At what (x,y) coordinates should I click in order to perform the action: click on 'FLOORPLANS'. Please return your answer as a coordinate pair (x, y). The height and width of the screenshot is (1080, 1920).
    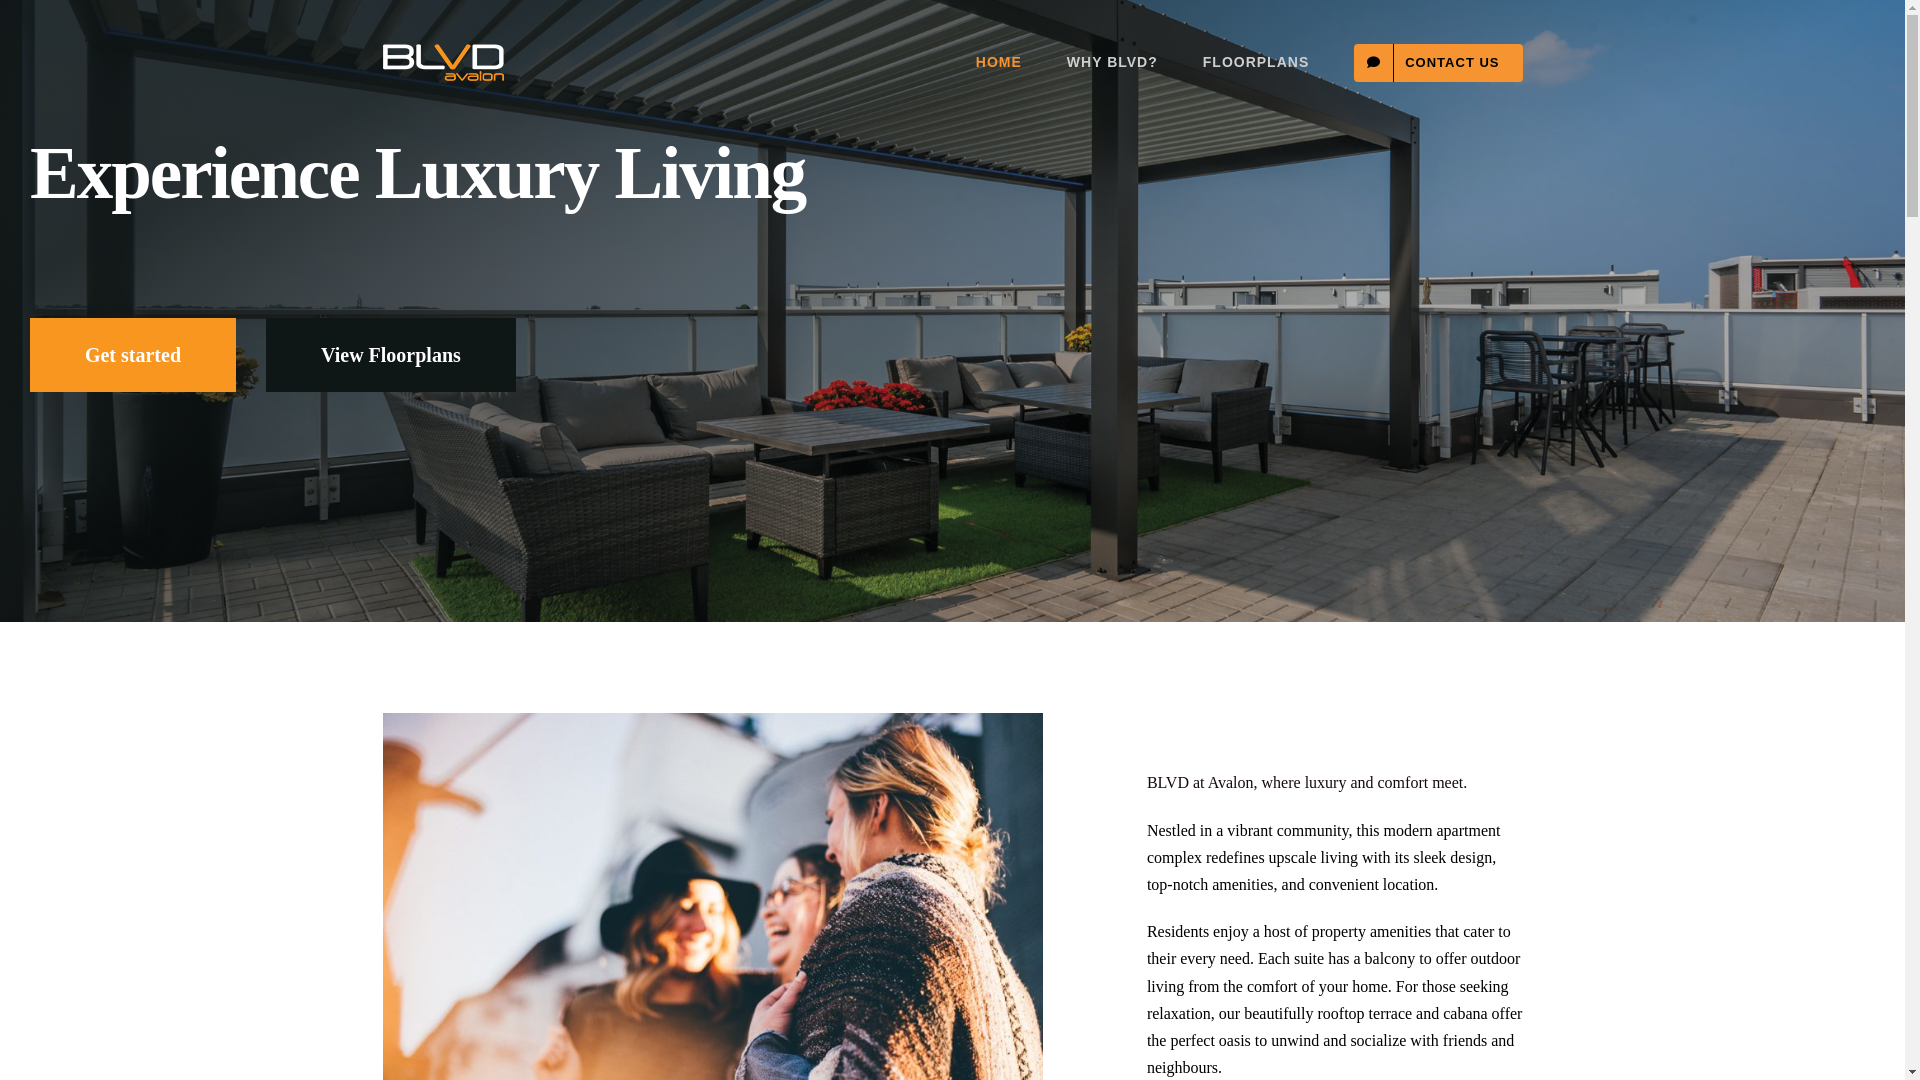
    Looking at the image, I should click on (1255, 60).